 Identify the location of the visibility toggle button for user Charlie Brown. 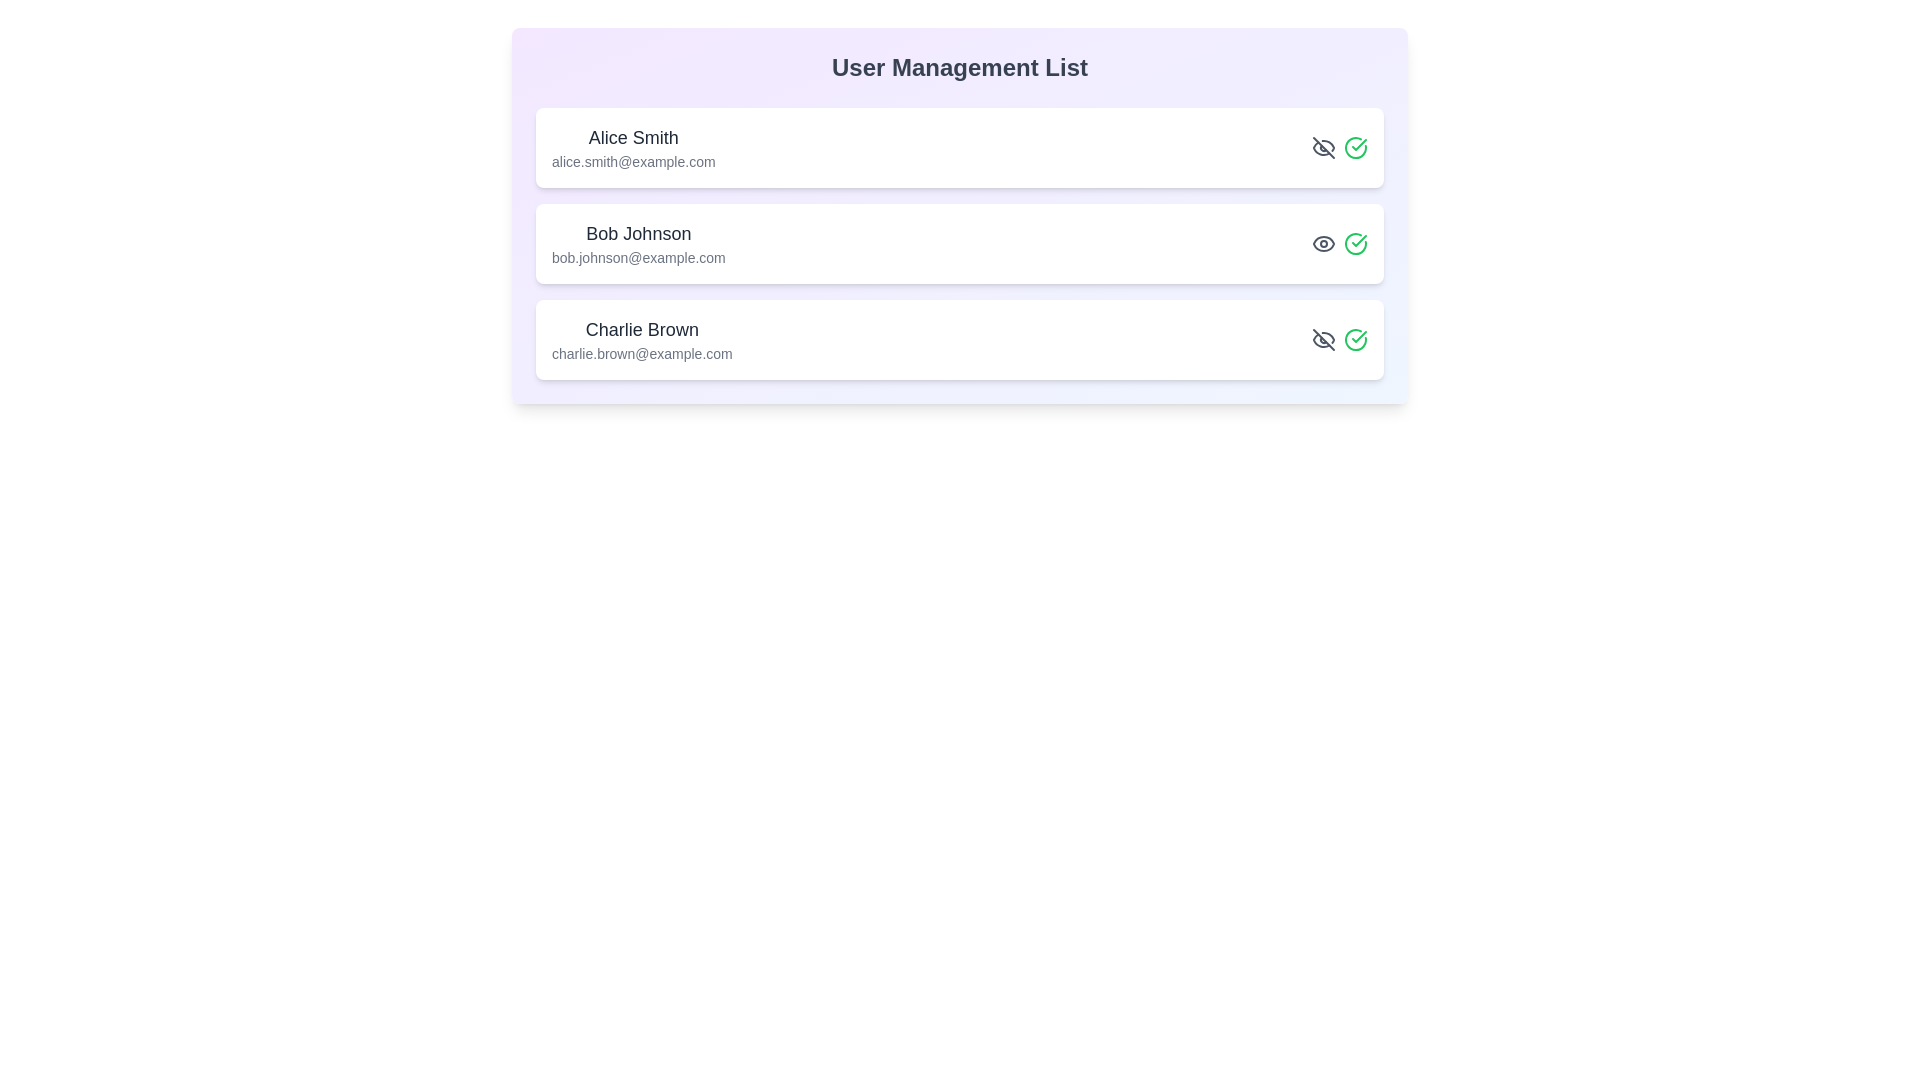
(1324, 338).